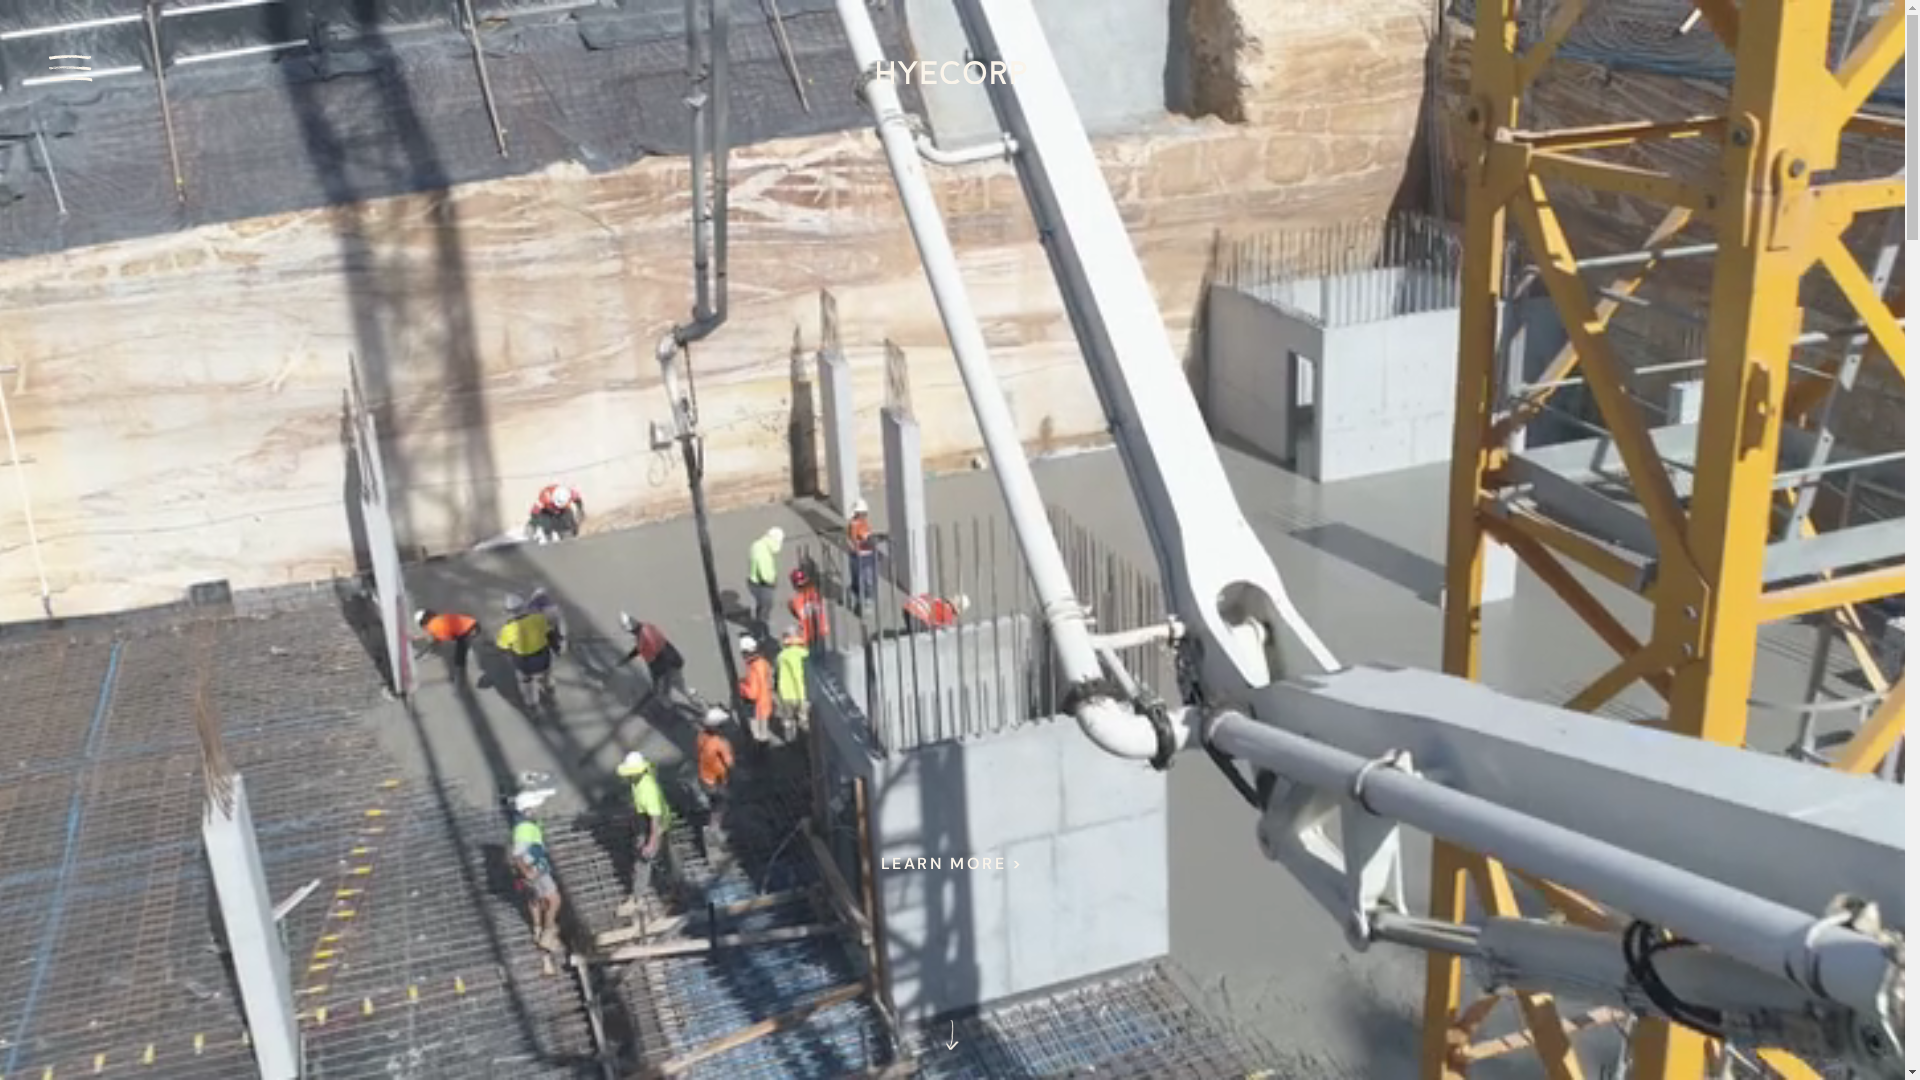  Describe the element at coordinates (857, 863) in the screenshot. I see `'LEARN MORE >'` at that location.